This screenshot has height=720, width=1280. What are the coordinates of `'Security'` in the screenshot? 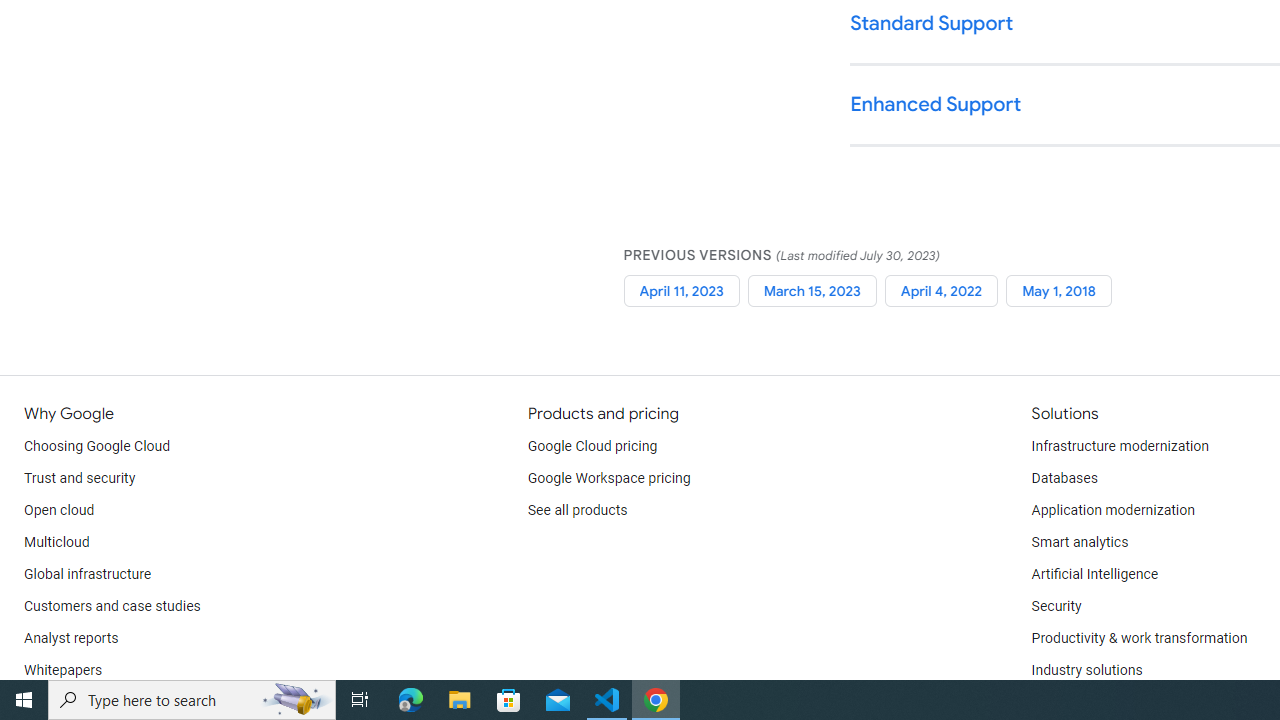 It's located at (1055, 605).